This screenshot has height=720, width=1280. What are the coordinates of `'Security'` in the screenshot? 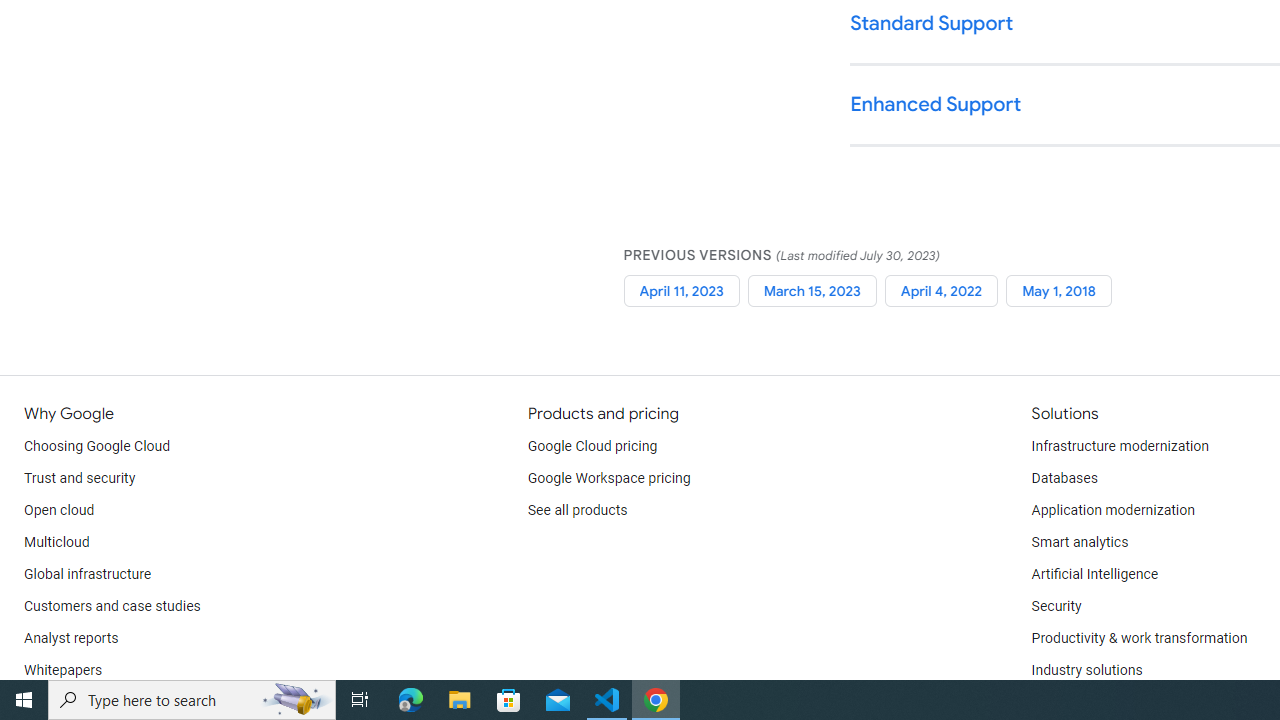 It's located at (1055, 605).